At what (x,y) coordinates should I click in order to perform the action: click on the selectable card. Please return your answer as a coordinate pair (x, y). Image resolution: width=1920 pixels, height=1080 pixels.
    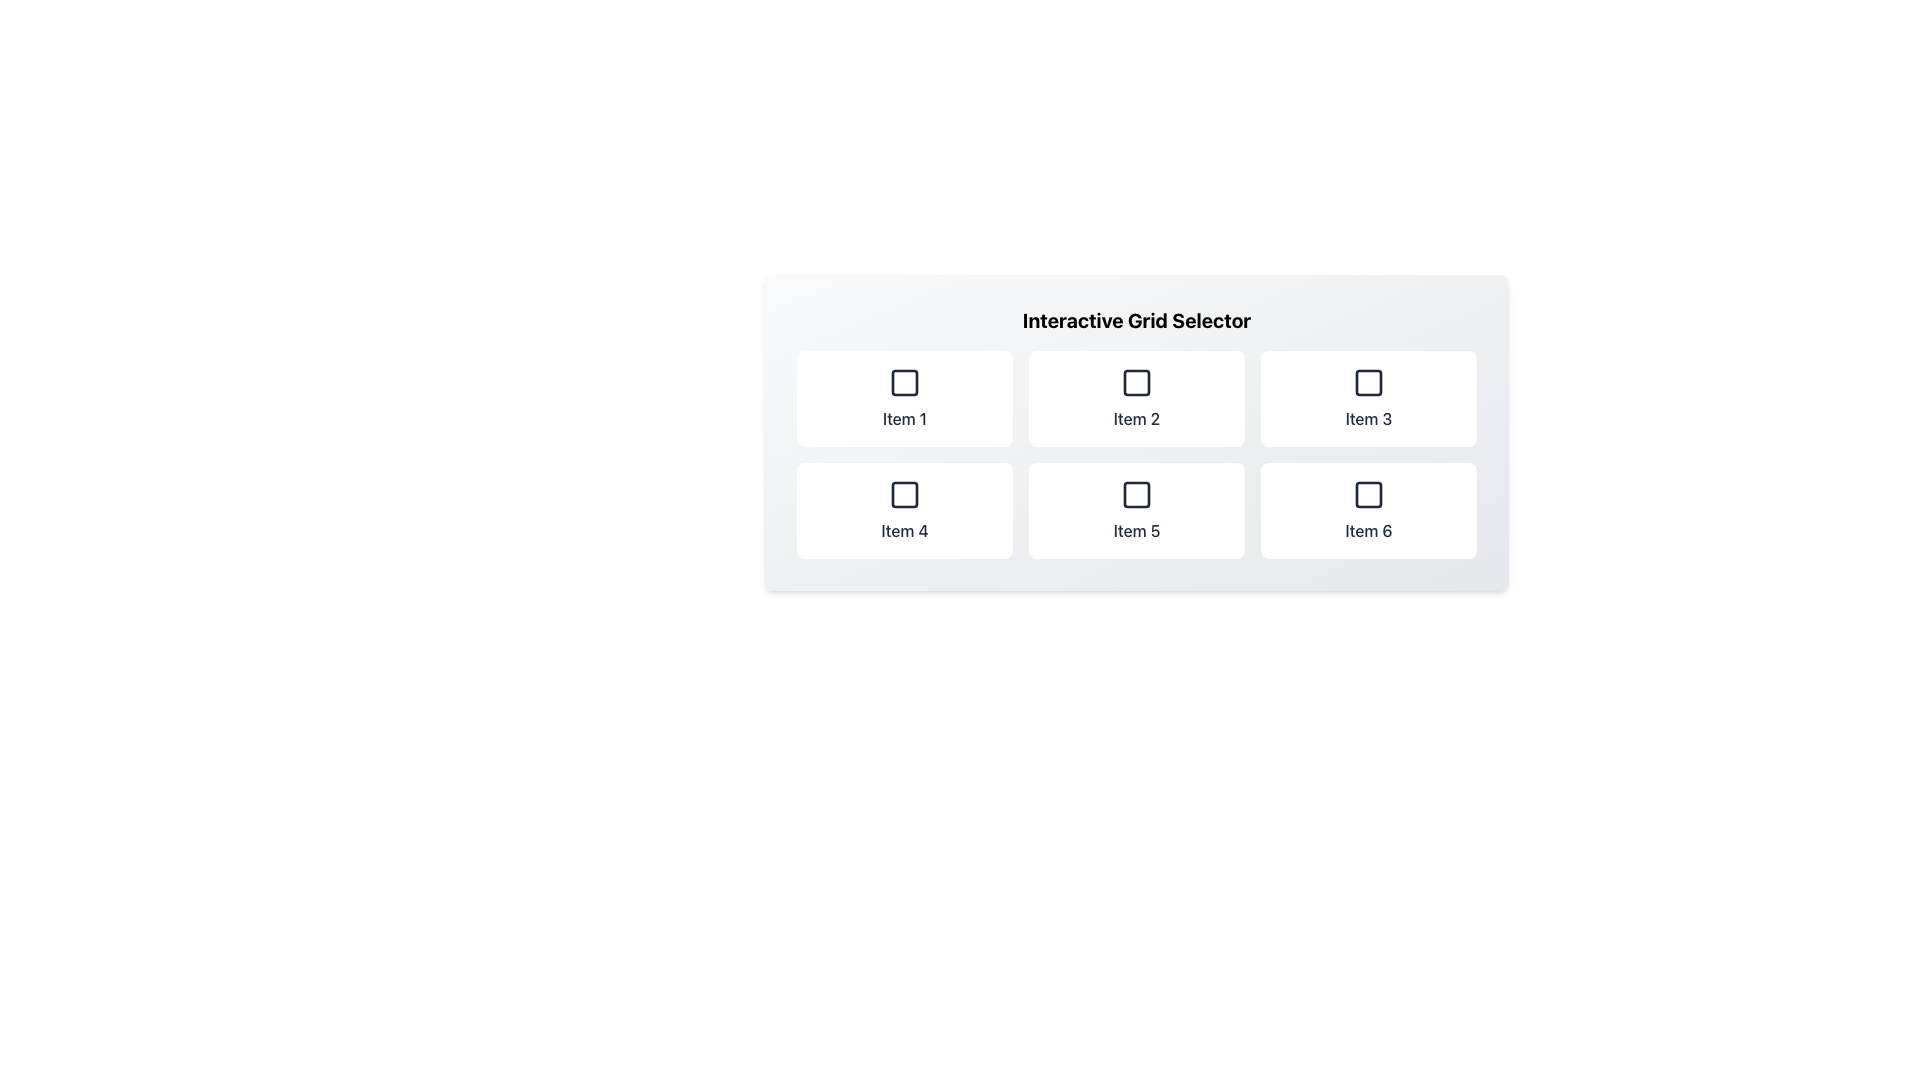
    Looking at the image, I should click on (1367, 398).